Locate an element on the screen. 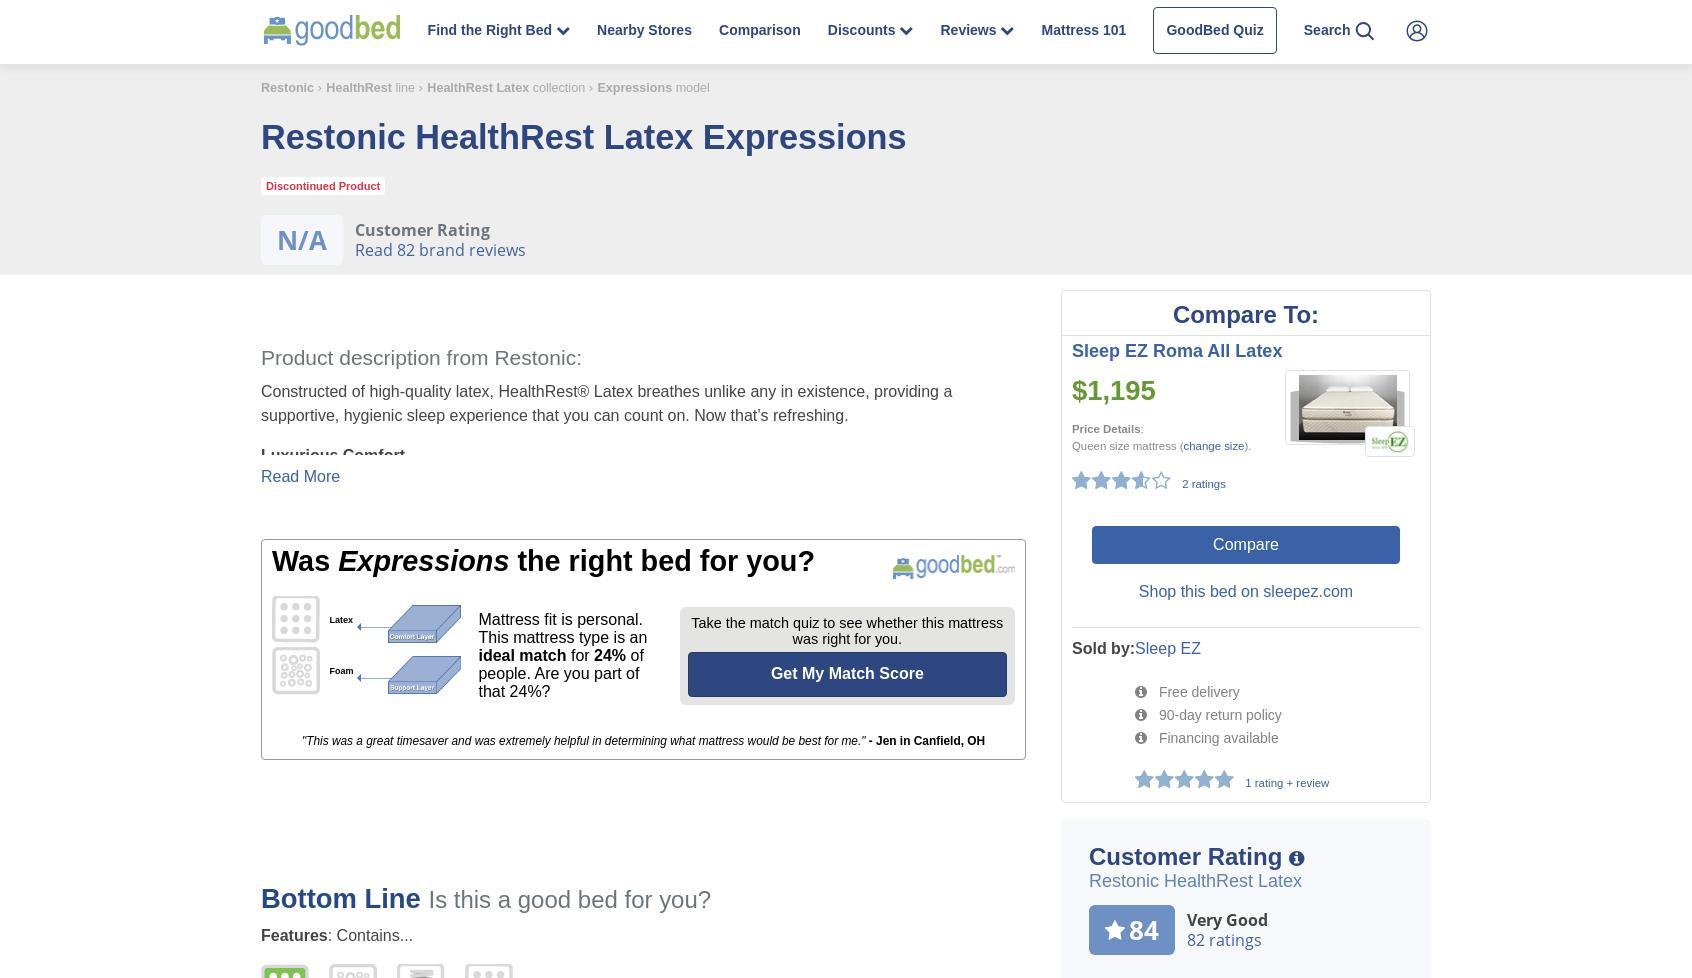 The height and width of the screenshot is (978, 1692). 'Take the match quiz to see whether this
                  mattress
                  was
                    right for you.' is located at coordinates (846, 630).